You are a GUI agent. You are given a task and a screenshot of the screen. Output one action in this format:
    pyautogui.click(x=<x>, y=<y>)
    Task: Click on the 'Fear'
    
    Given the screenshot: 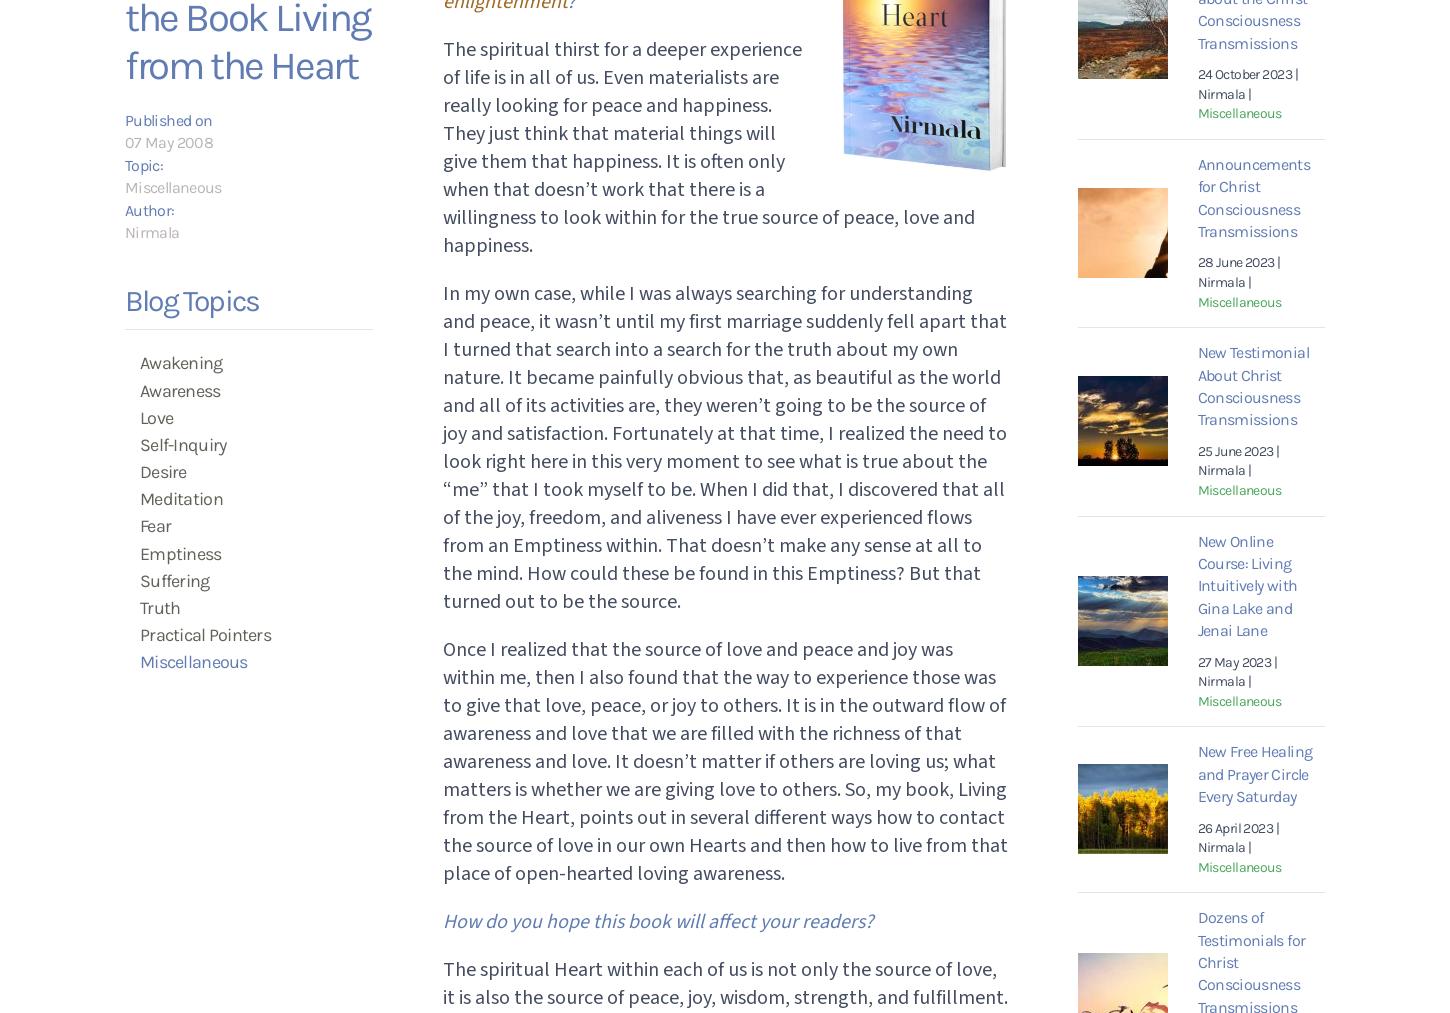 What is the action you would take?
    pyautogui.click(x=139, y=525)
    